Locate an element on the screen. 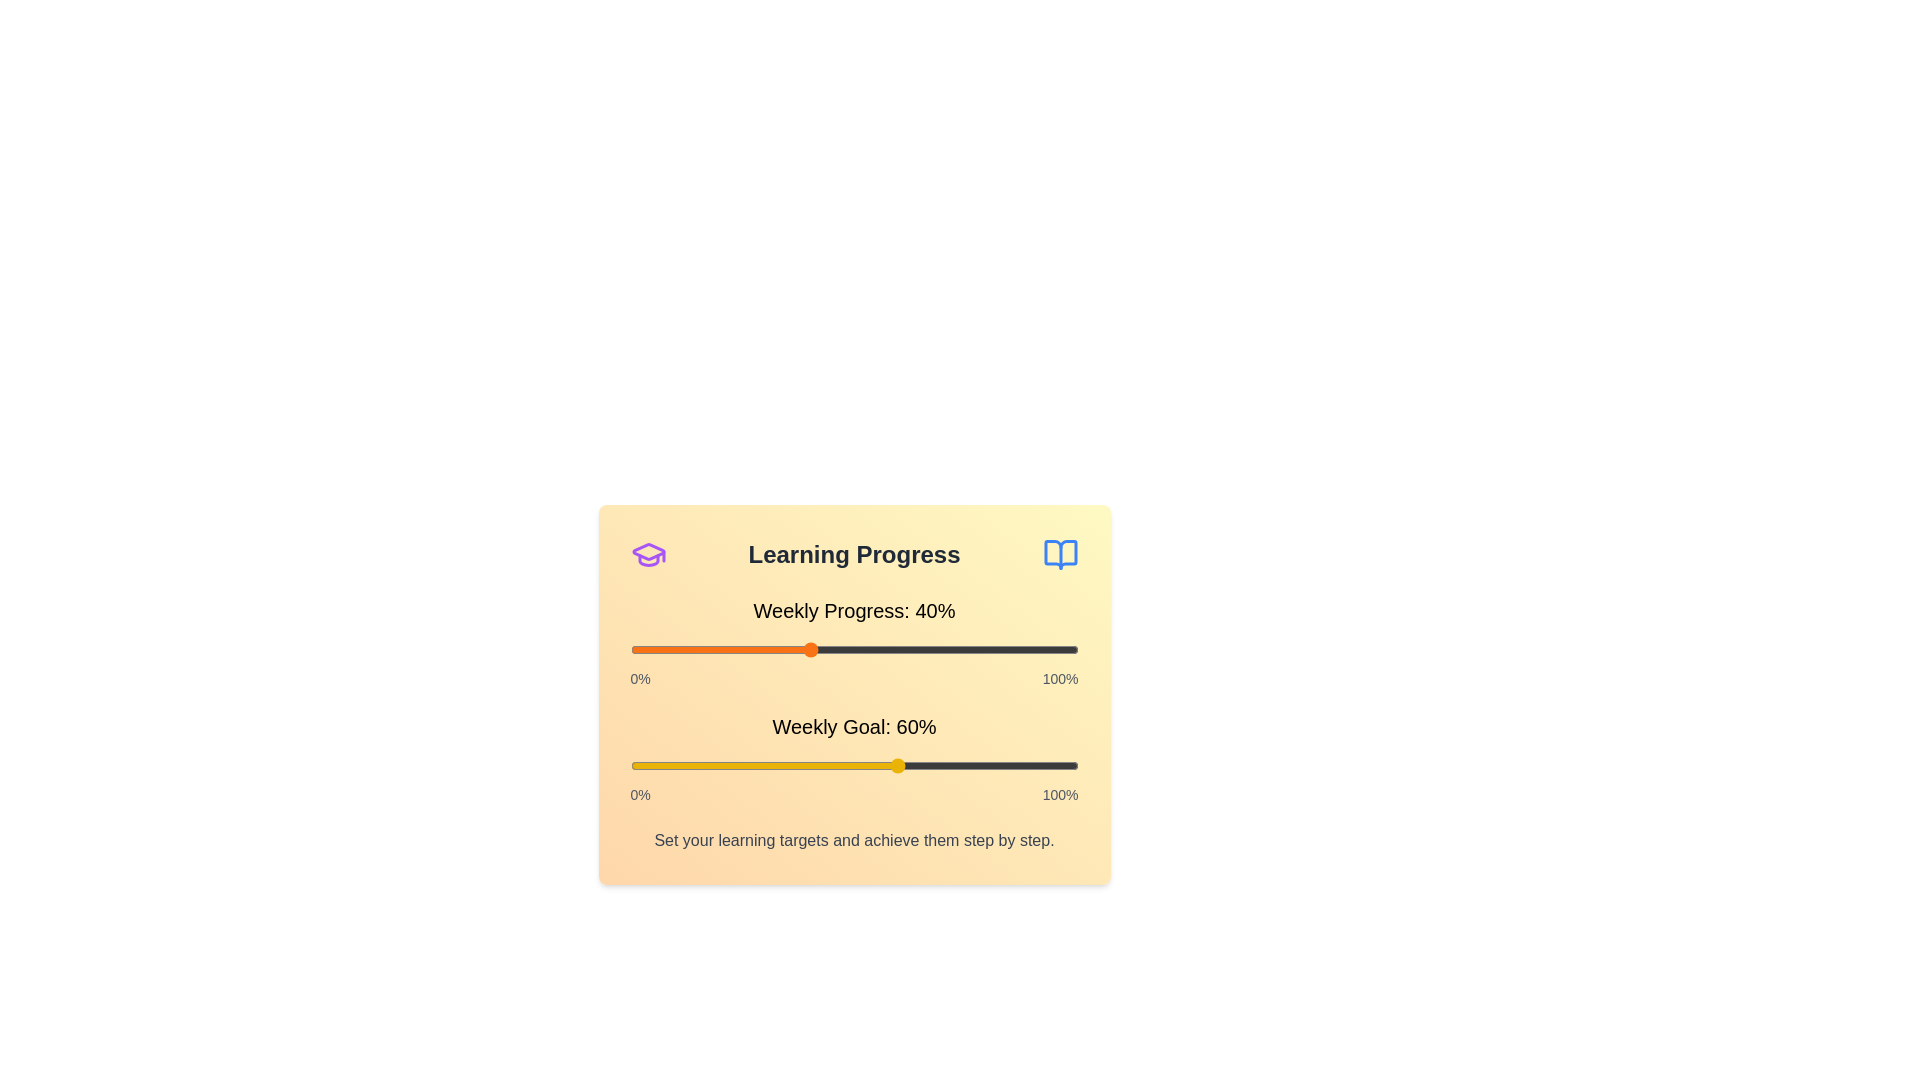 The width and height of the screenshot is (1920, 1080). the 'Weekly Progress' slider to 75% is located at coordinates (966, 650).